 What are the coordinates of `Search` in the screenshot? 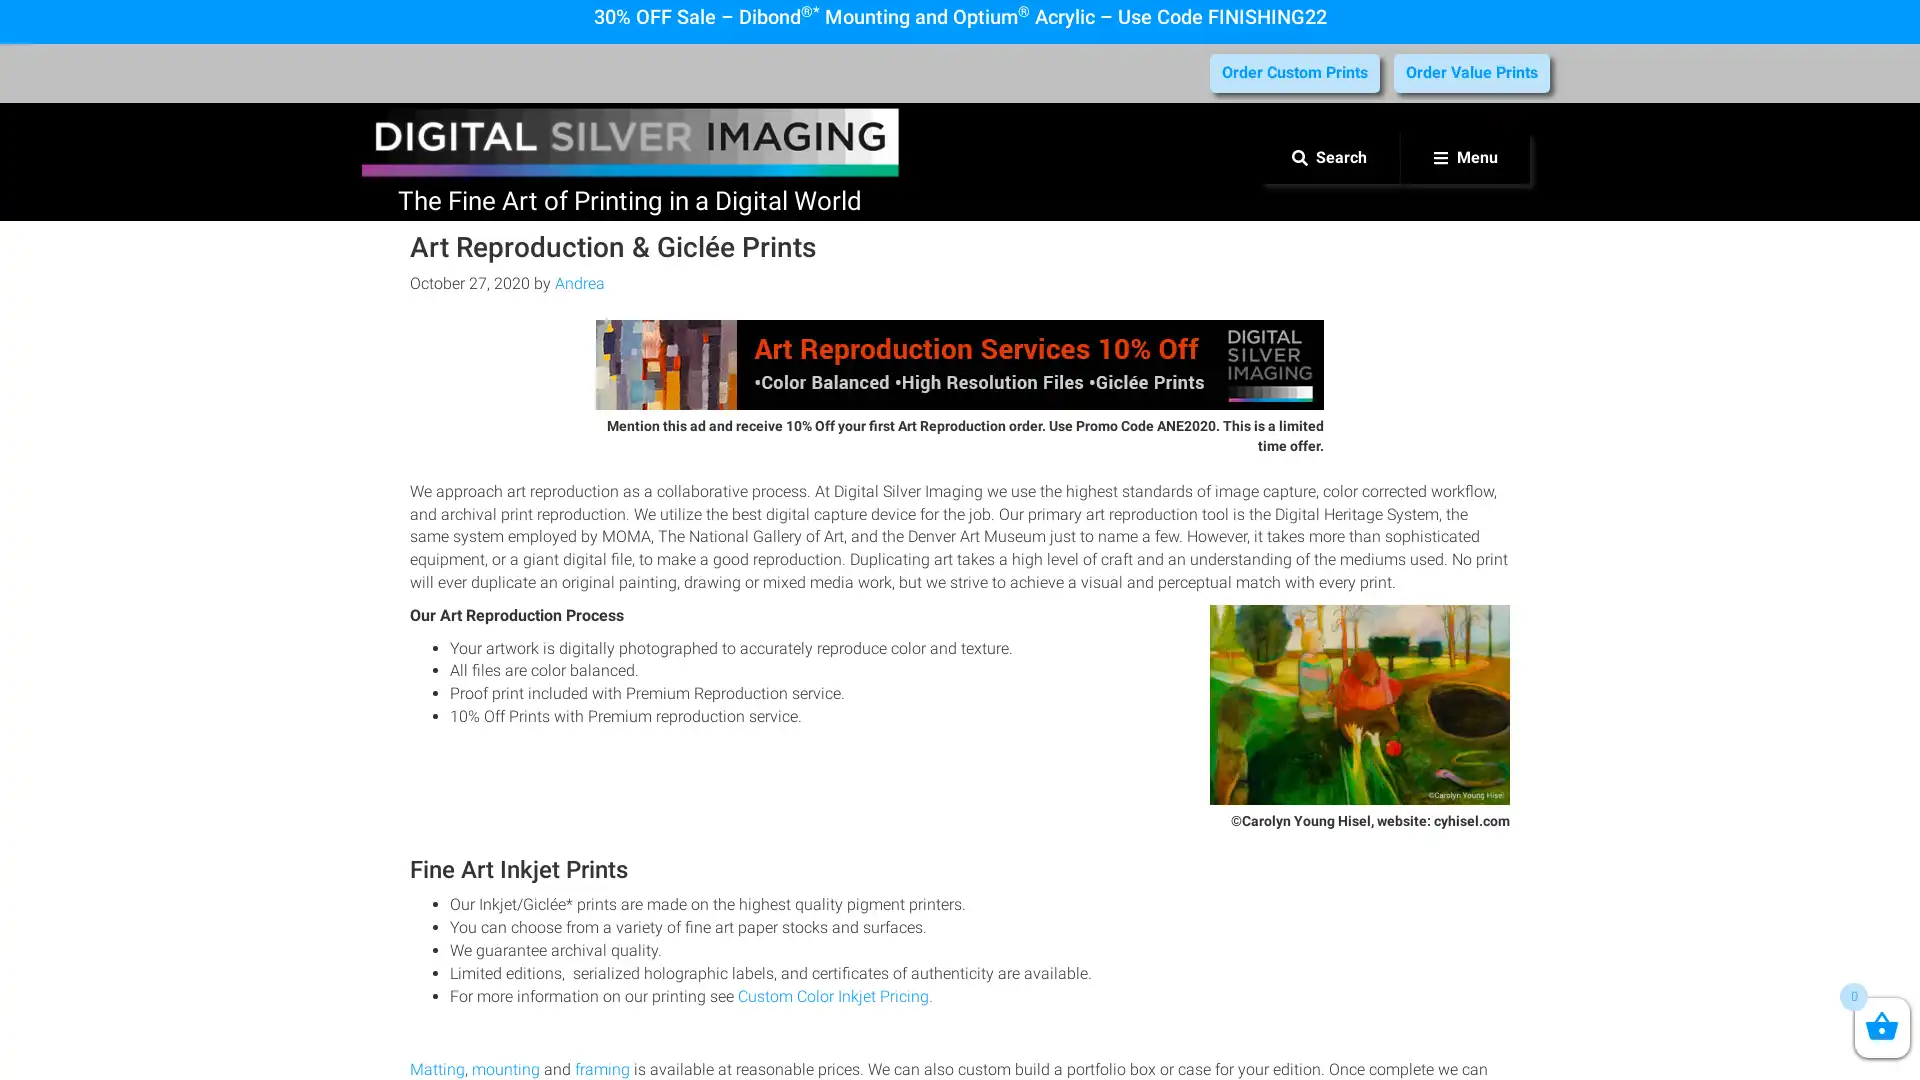 It's located at (1329, 156).